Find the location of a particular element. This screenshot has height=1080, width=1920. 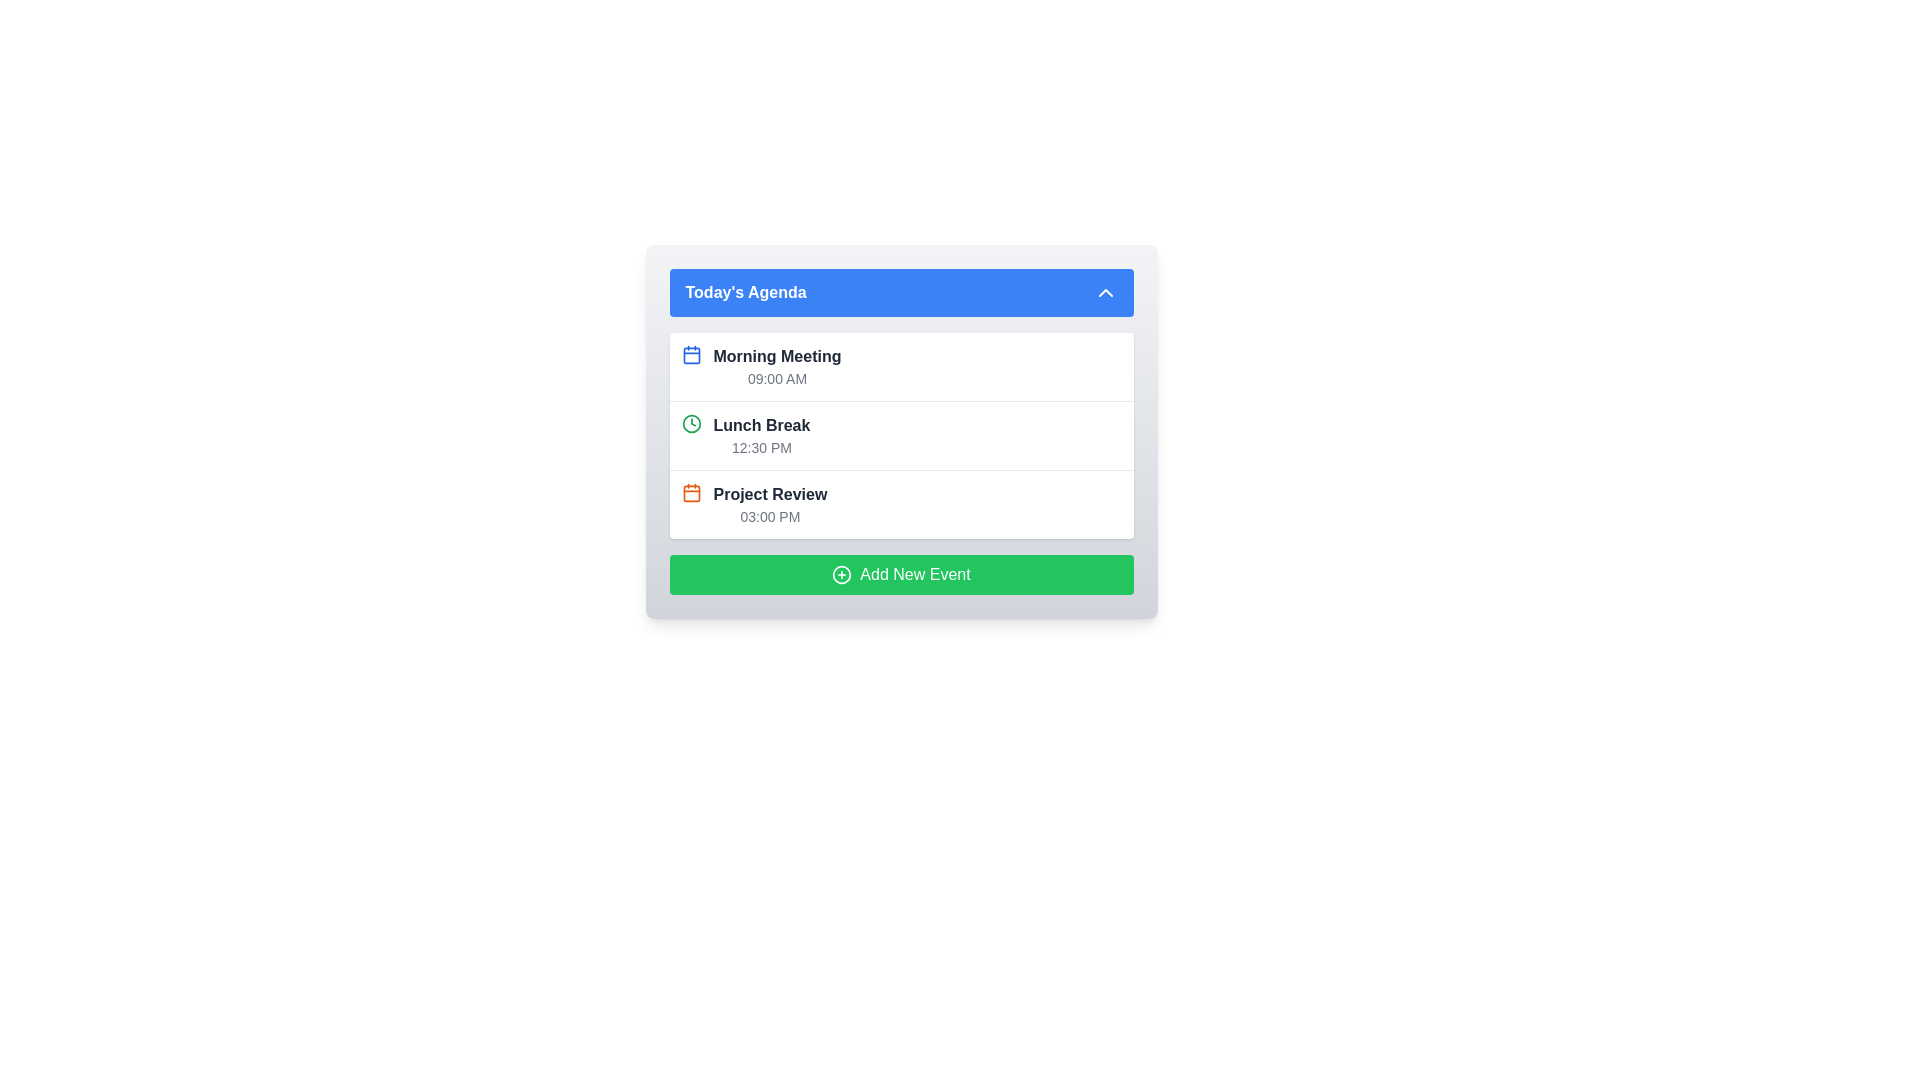

text from the 'Lunch Break' label, which is styled in bold, dark gray font and is part of the day's agenda section is located at coordinates (761, 424).